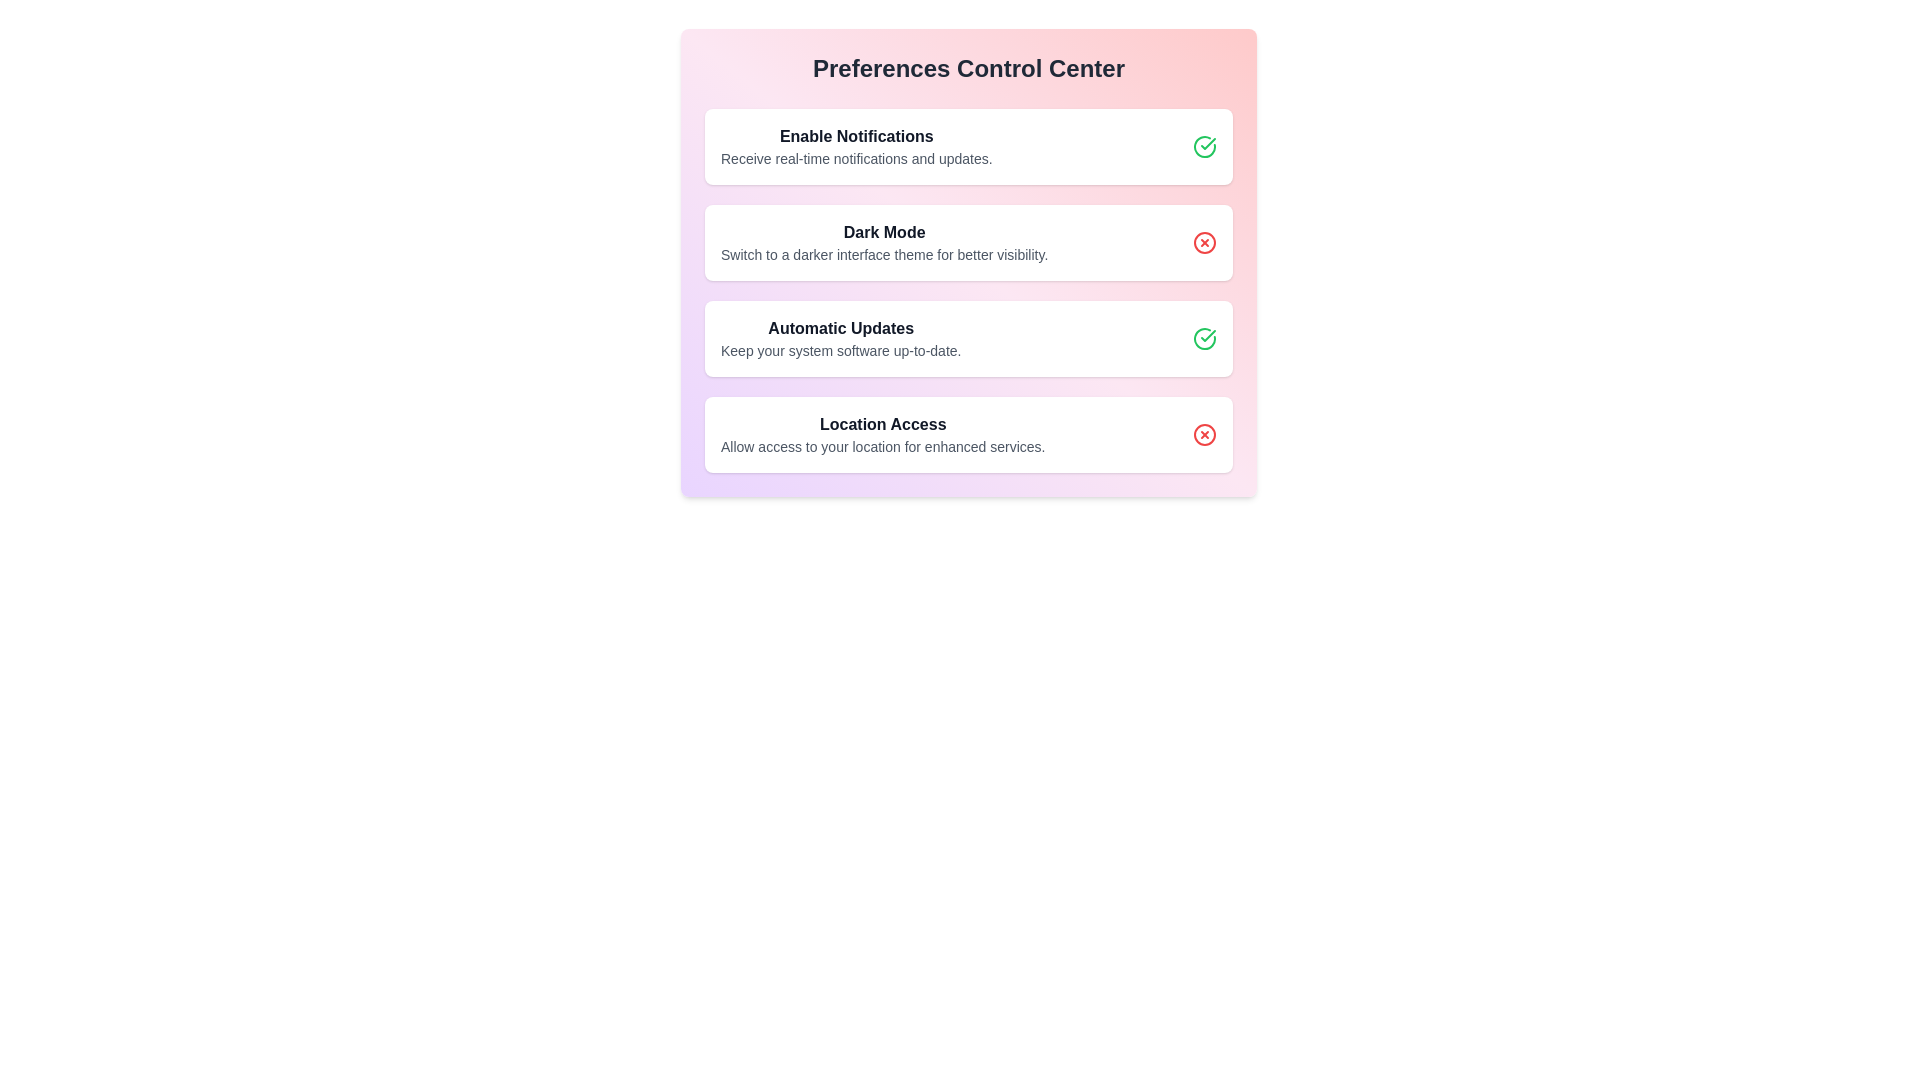 This screenshot has height=1080, width=1920. Describe the element at coordinates (841, 350) in the screenshot. I see `text label providing supplementary information about 'Automatic Updates', located below the header within the card layout` at that location.